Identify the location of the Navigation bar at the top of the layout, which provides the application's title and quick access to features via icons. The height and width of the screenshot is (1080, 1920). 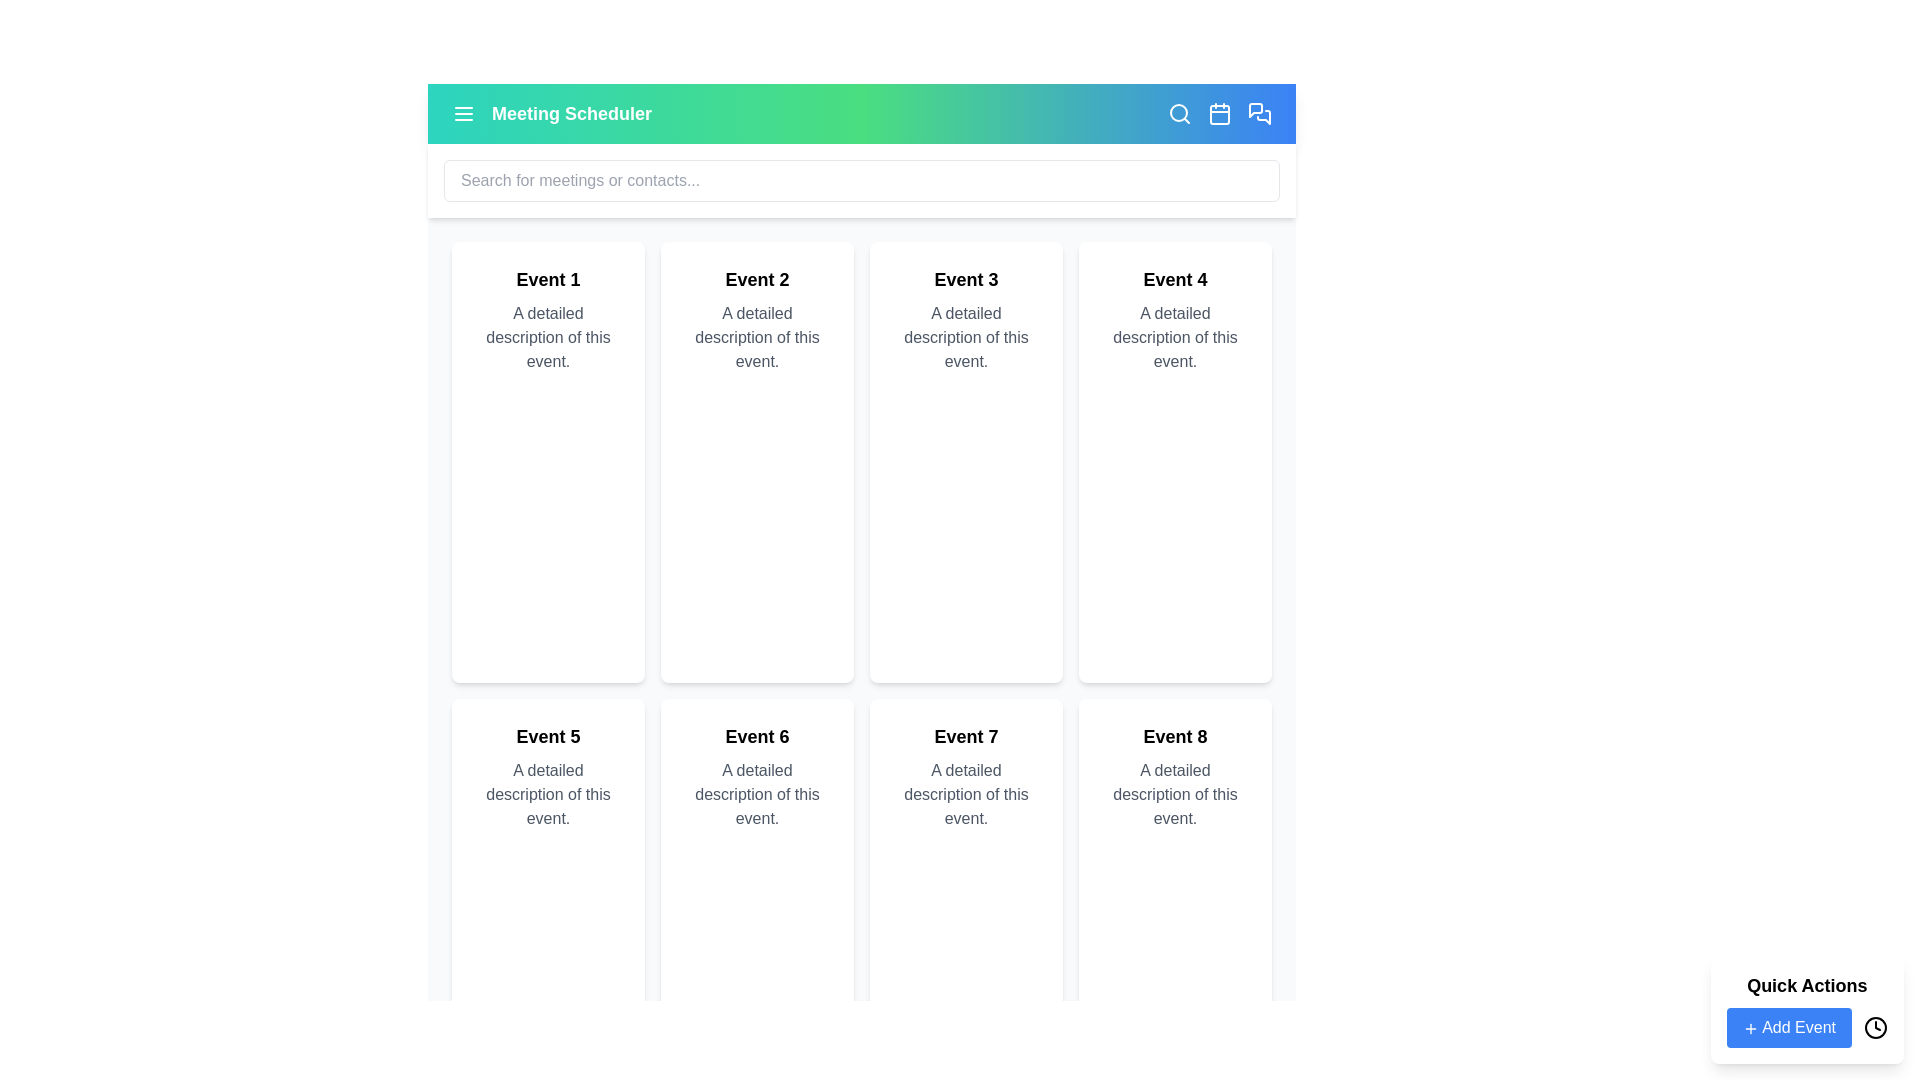
(862, 114).